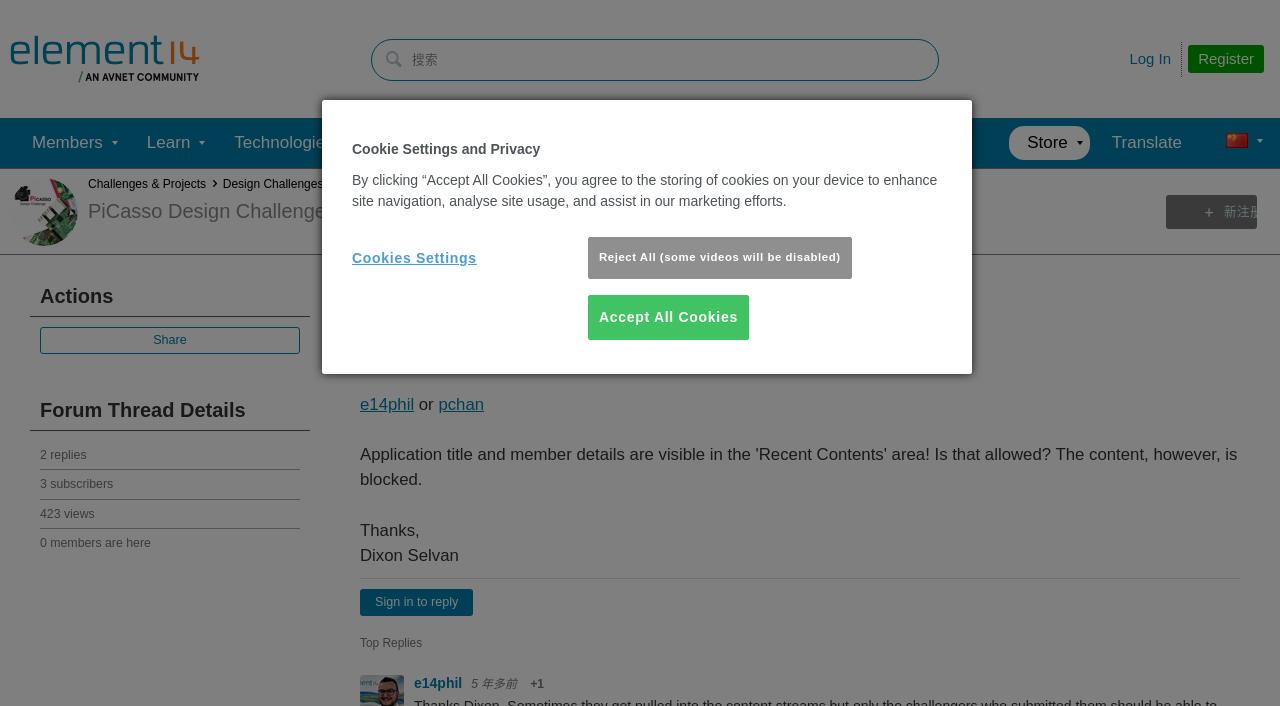 This screenshot has height=706, width=1280. I want to click on '0 members are here', so click(93, 542).